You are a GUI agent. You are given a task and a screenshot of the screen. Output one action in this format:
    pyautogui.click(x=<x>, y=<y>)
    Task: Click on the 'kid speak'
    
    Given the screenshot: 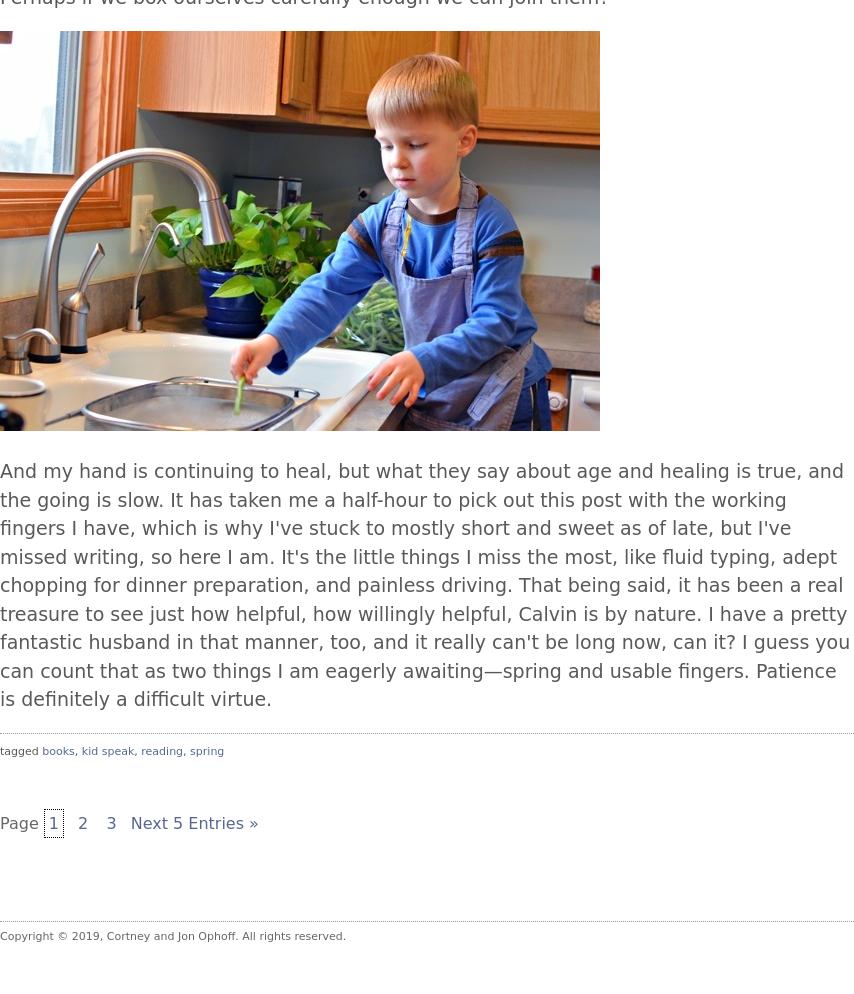 What is the action you would take?
    pyautogui.click(x=107, y=749)
    